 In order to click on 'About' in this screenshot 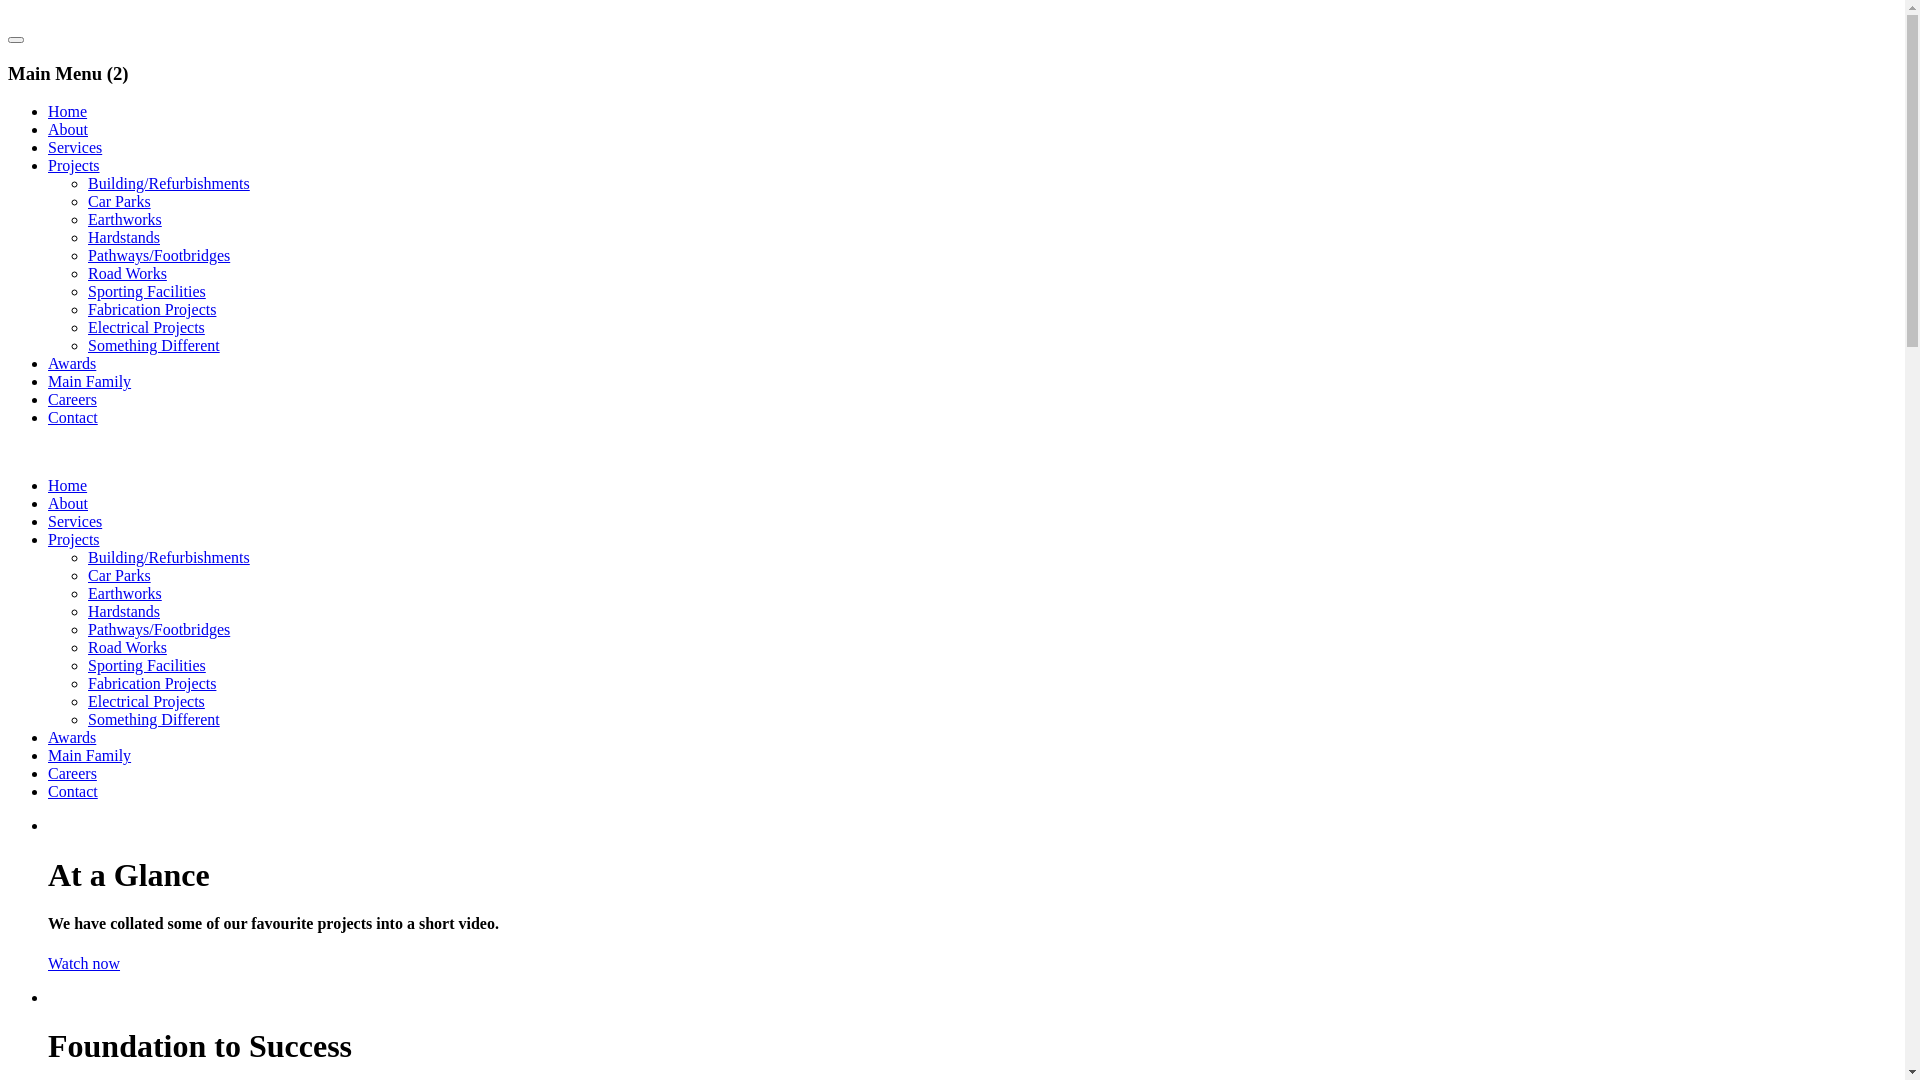, I will do `click(67, 502)`.